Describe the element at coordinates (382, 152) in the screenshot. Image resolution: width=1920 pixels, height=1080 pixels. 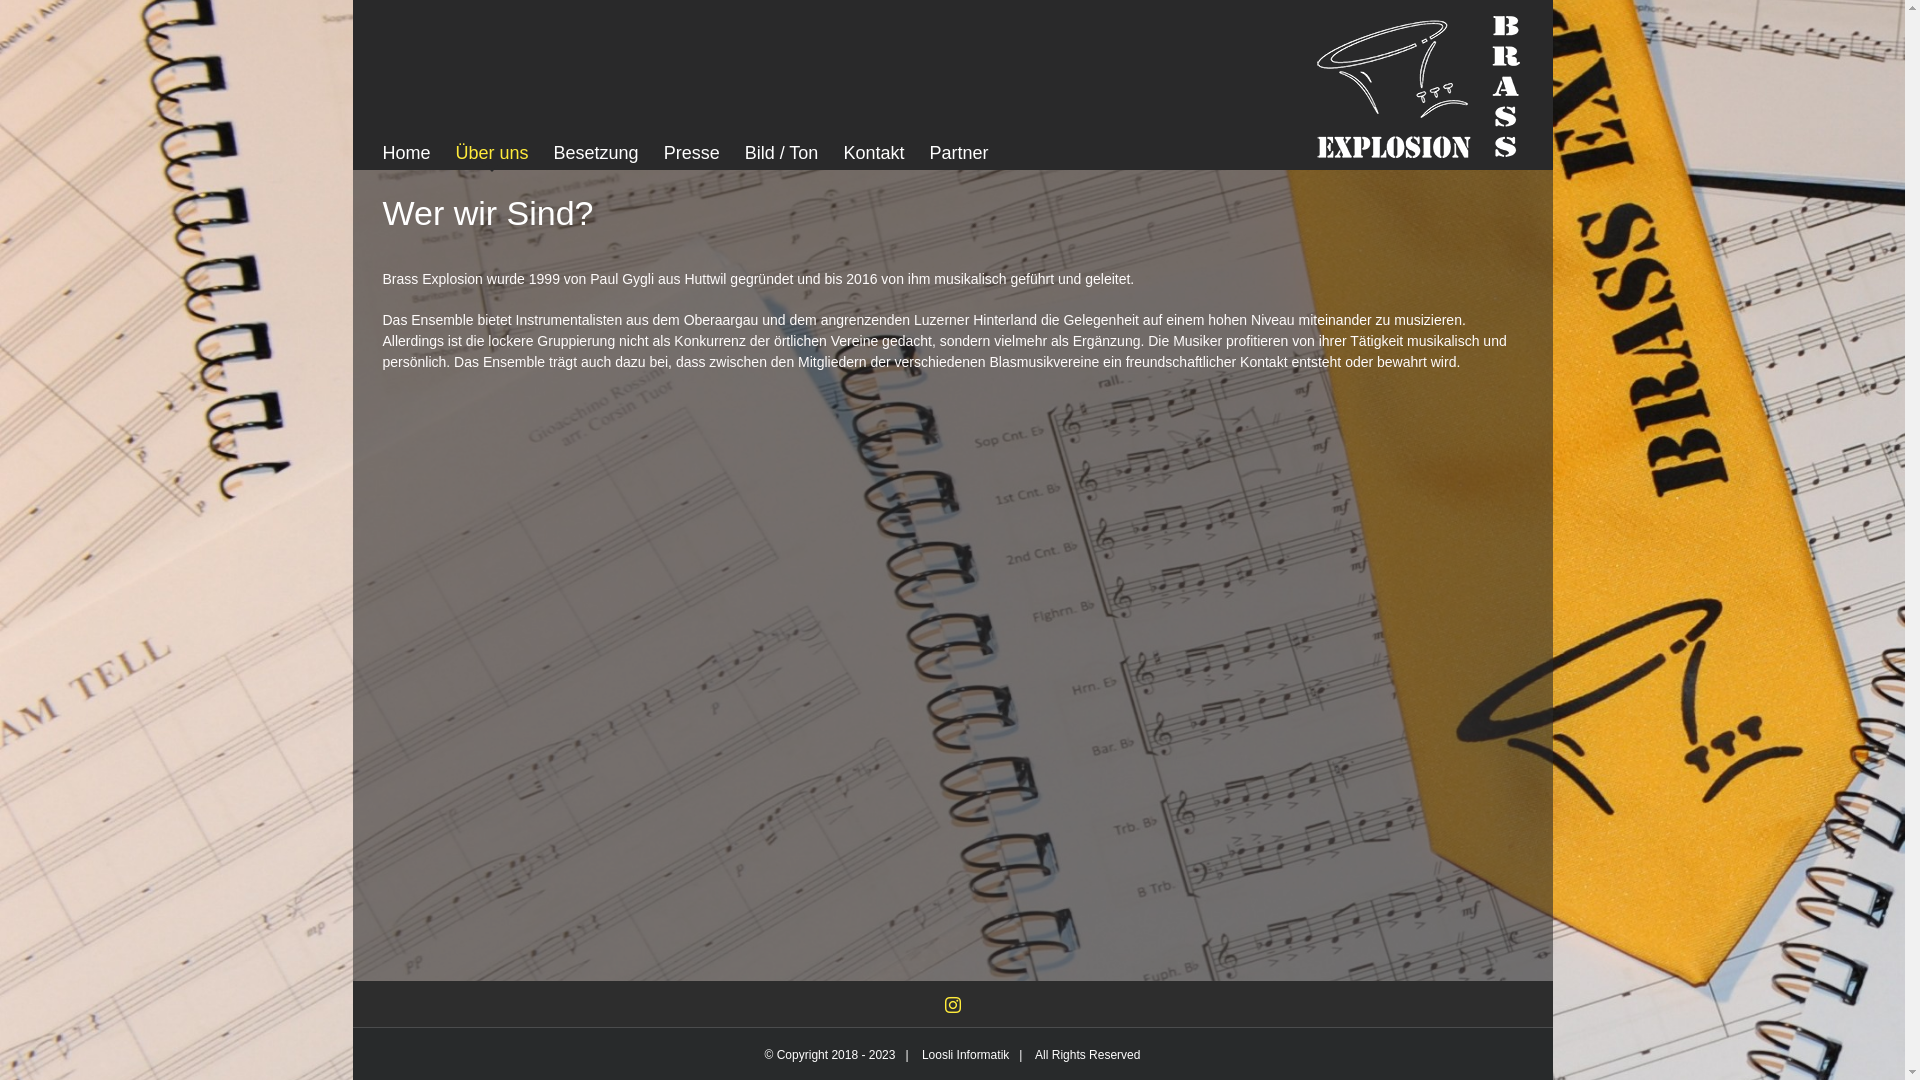
I see `'Home'` at that location.